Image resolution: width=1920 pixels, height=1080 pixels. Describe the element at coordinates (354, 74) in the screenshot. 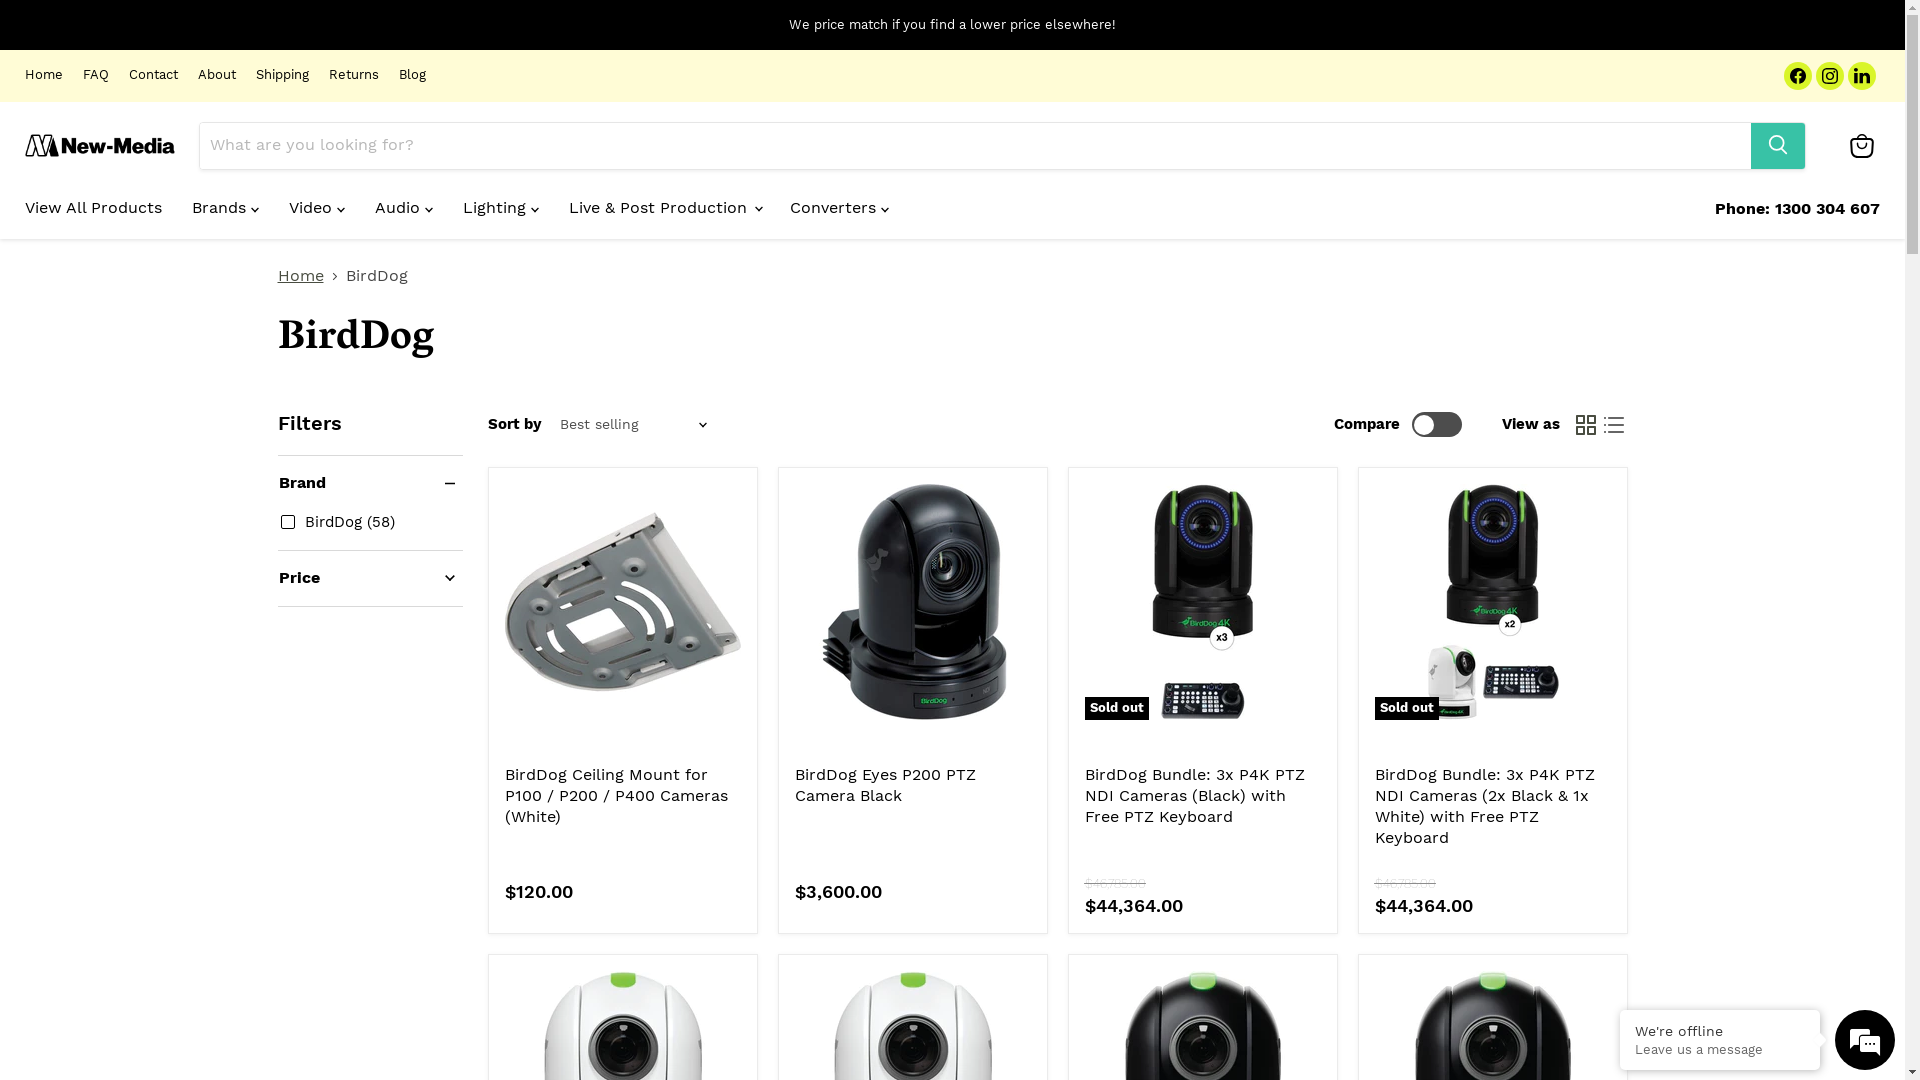

I see `'Returns'` at that location.